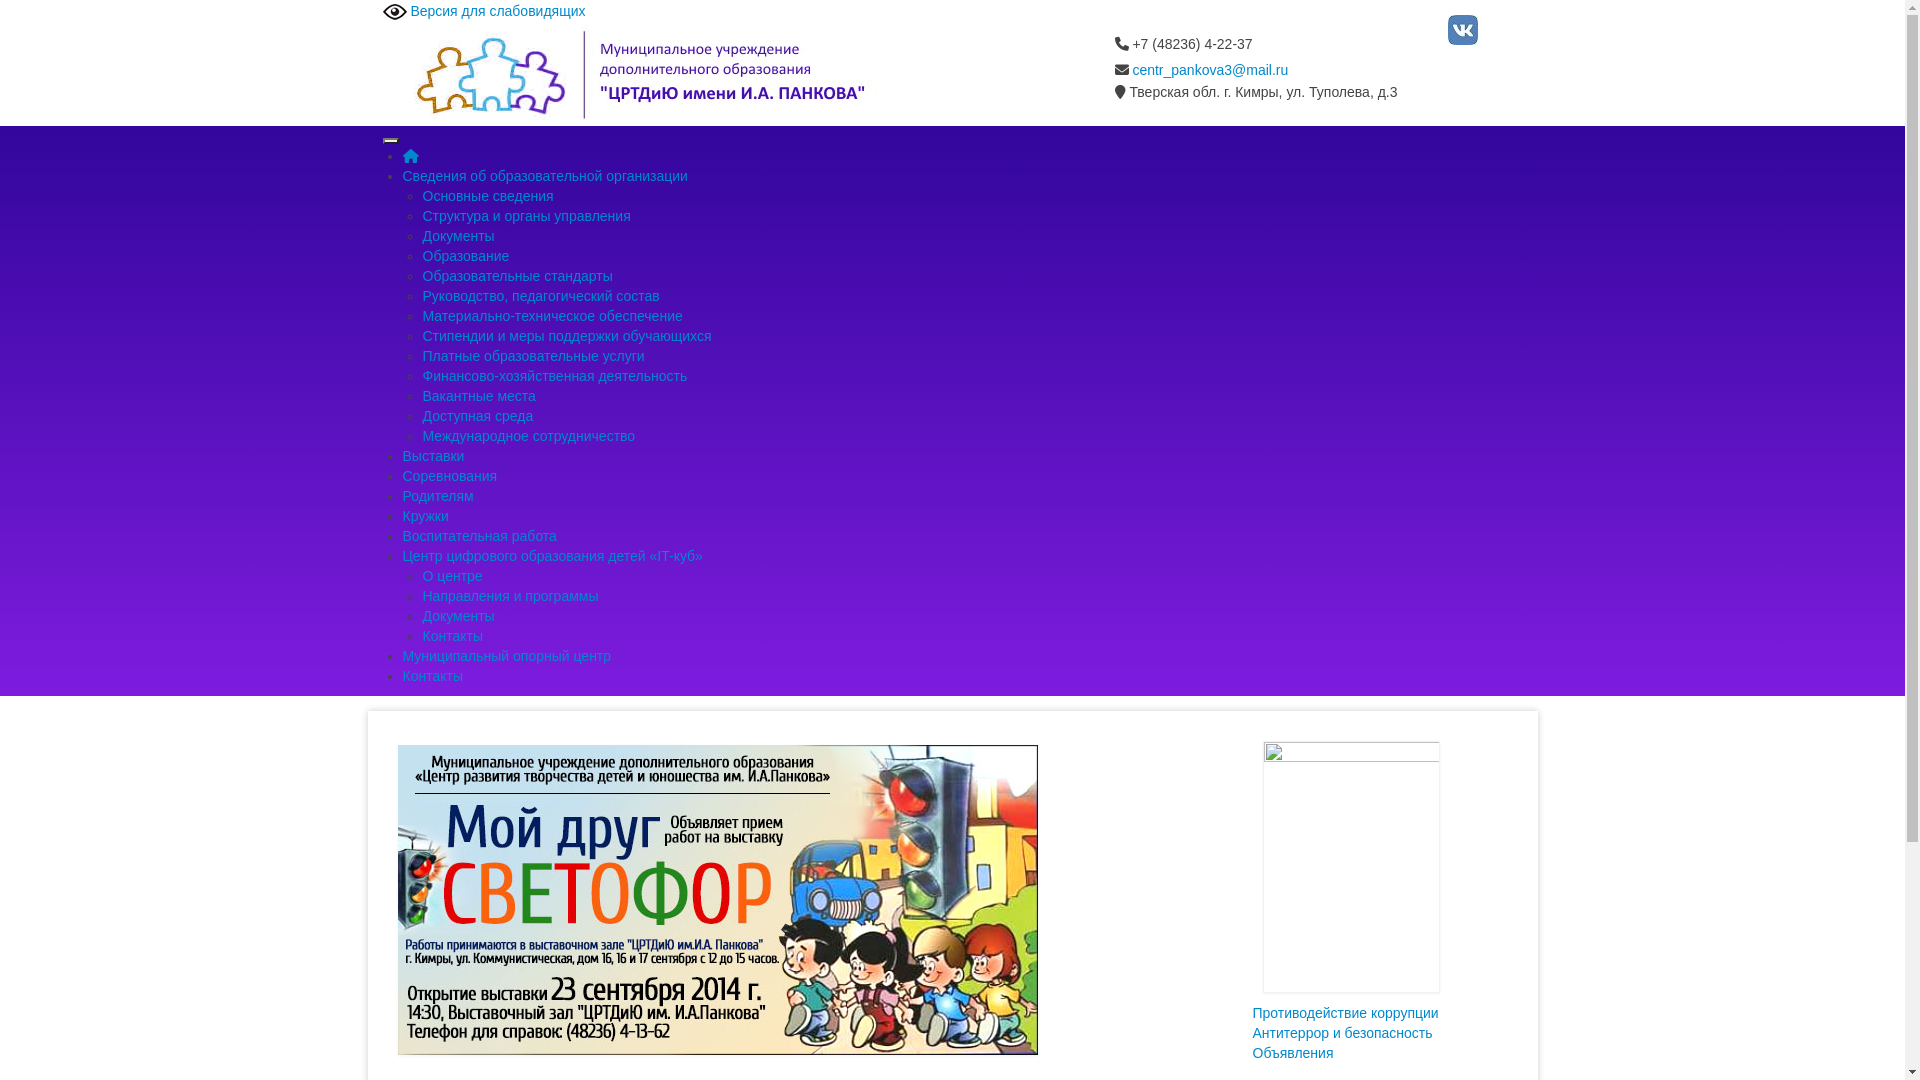  What do you see at coordinates (1182, 43) in the screenshot?
I see `'+7 (48236) 4-22-37'` at bounding box center [1182, 43].